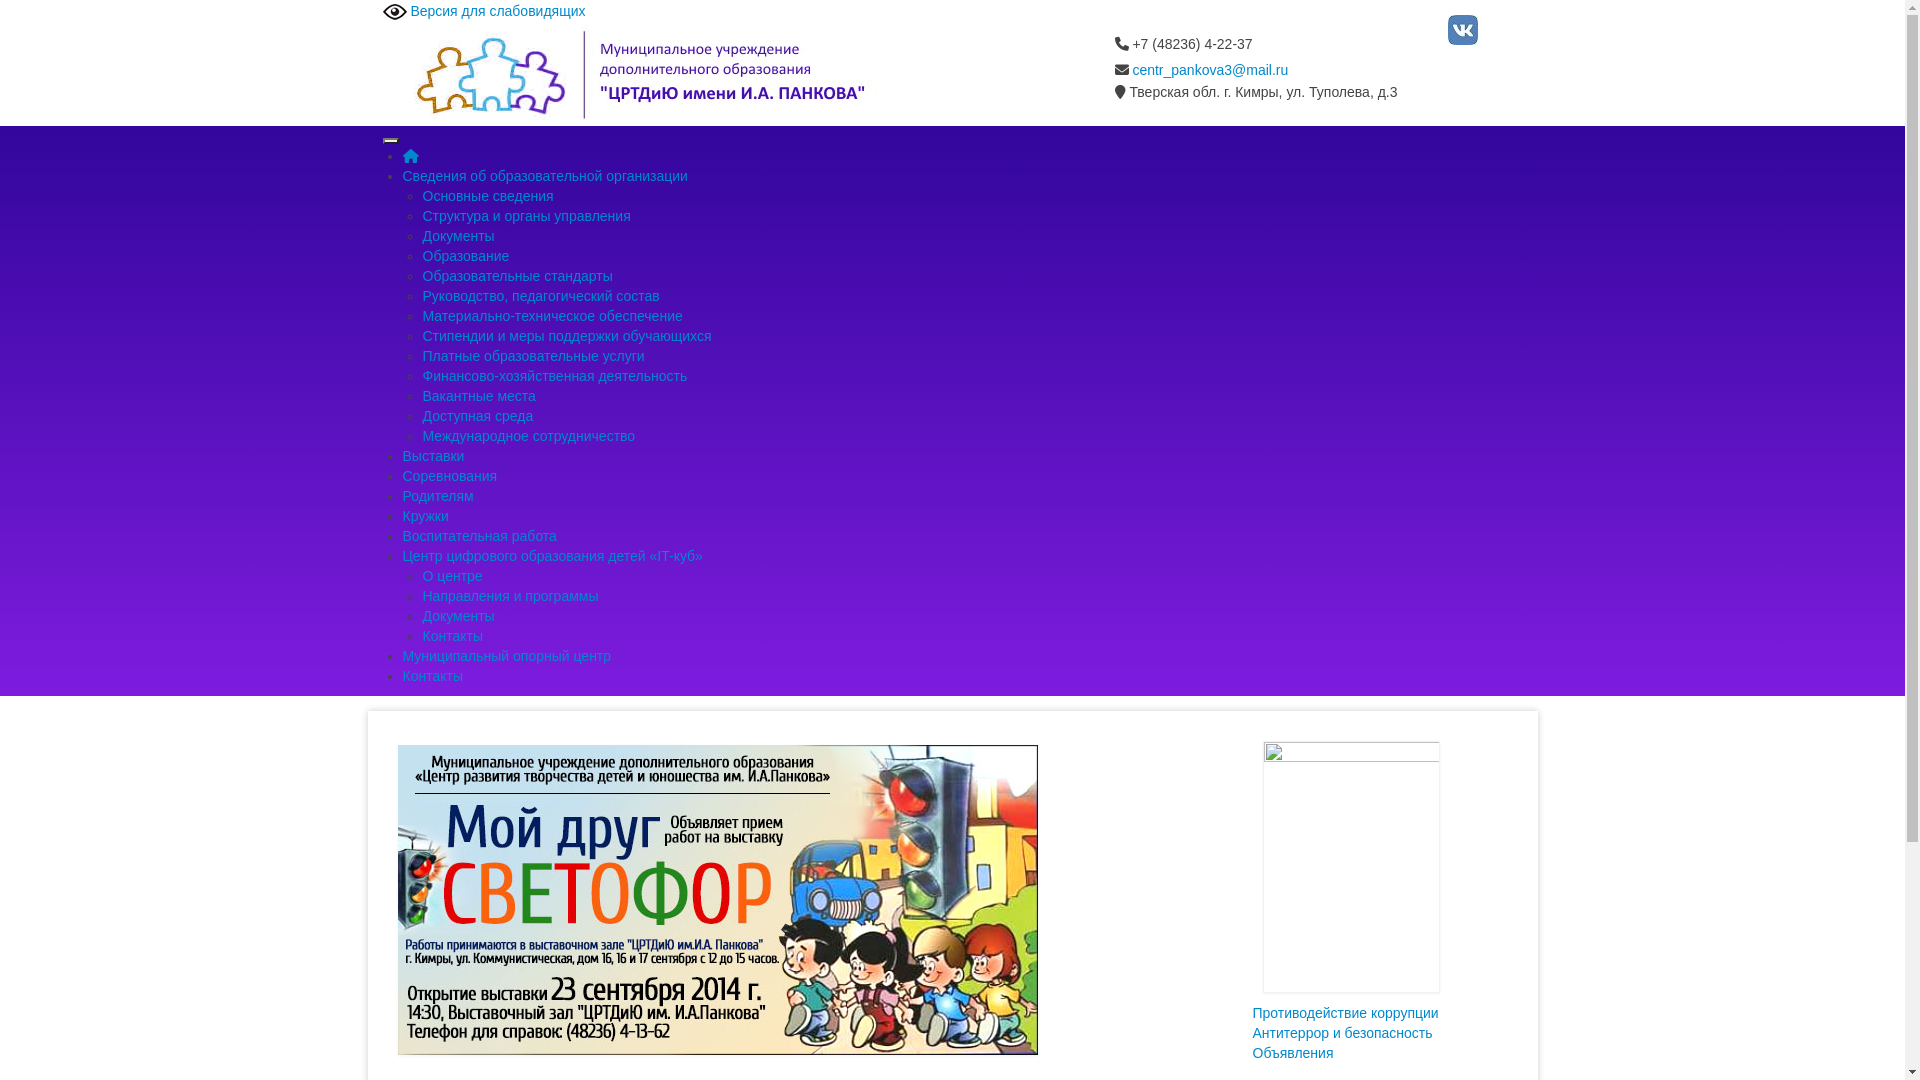  What do you see at coordinates (1182, 43) in the screenshot?
I see `'+7 (48236) 4-22-37'` at bounding box center [1182, 43].